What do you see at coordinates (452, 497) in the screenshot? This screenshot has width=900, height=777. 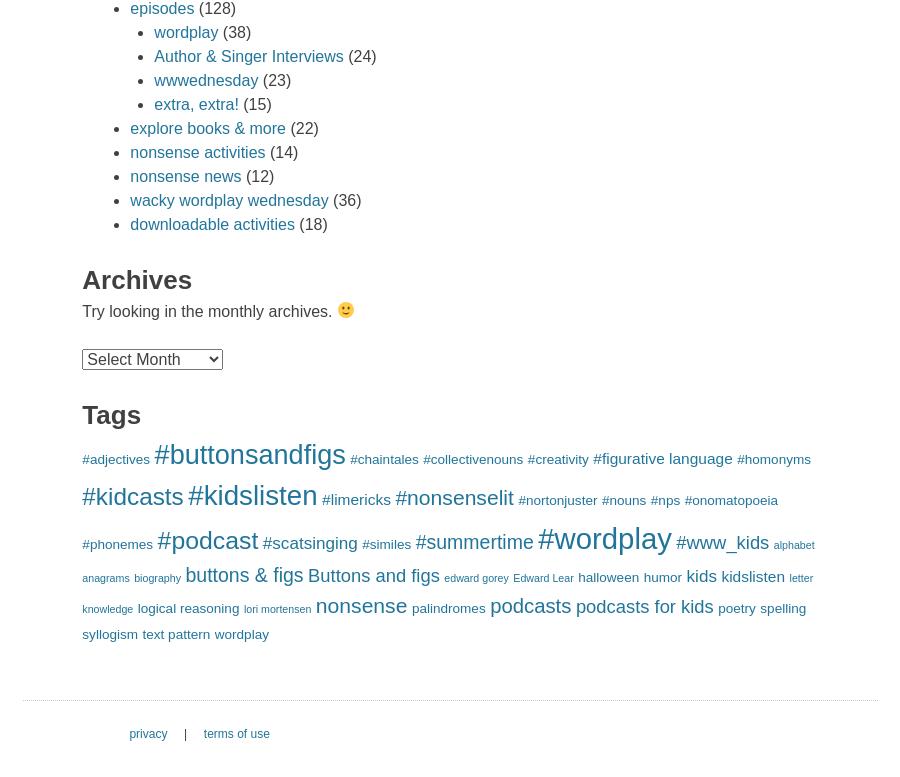 I see `'#nonsenselit'` at bounding box center [452, 497].